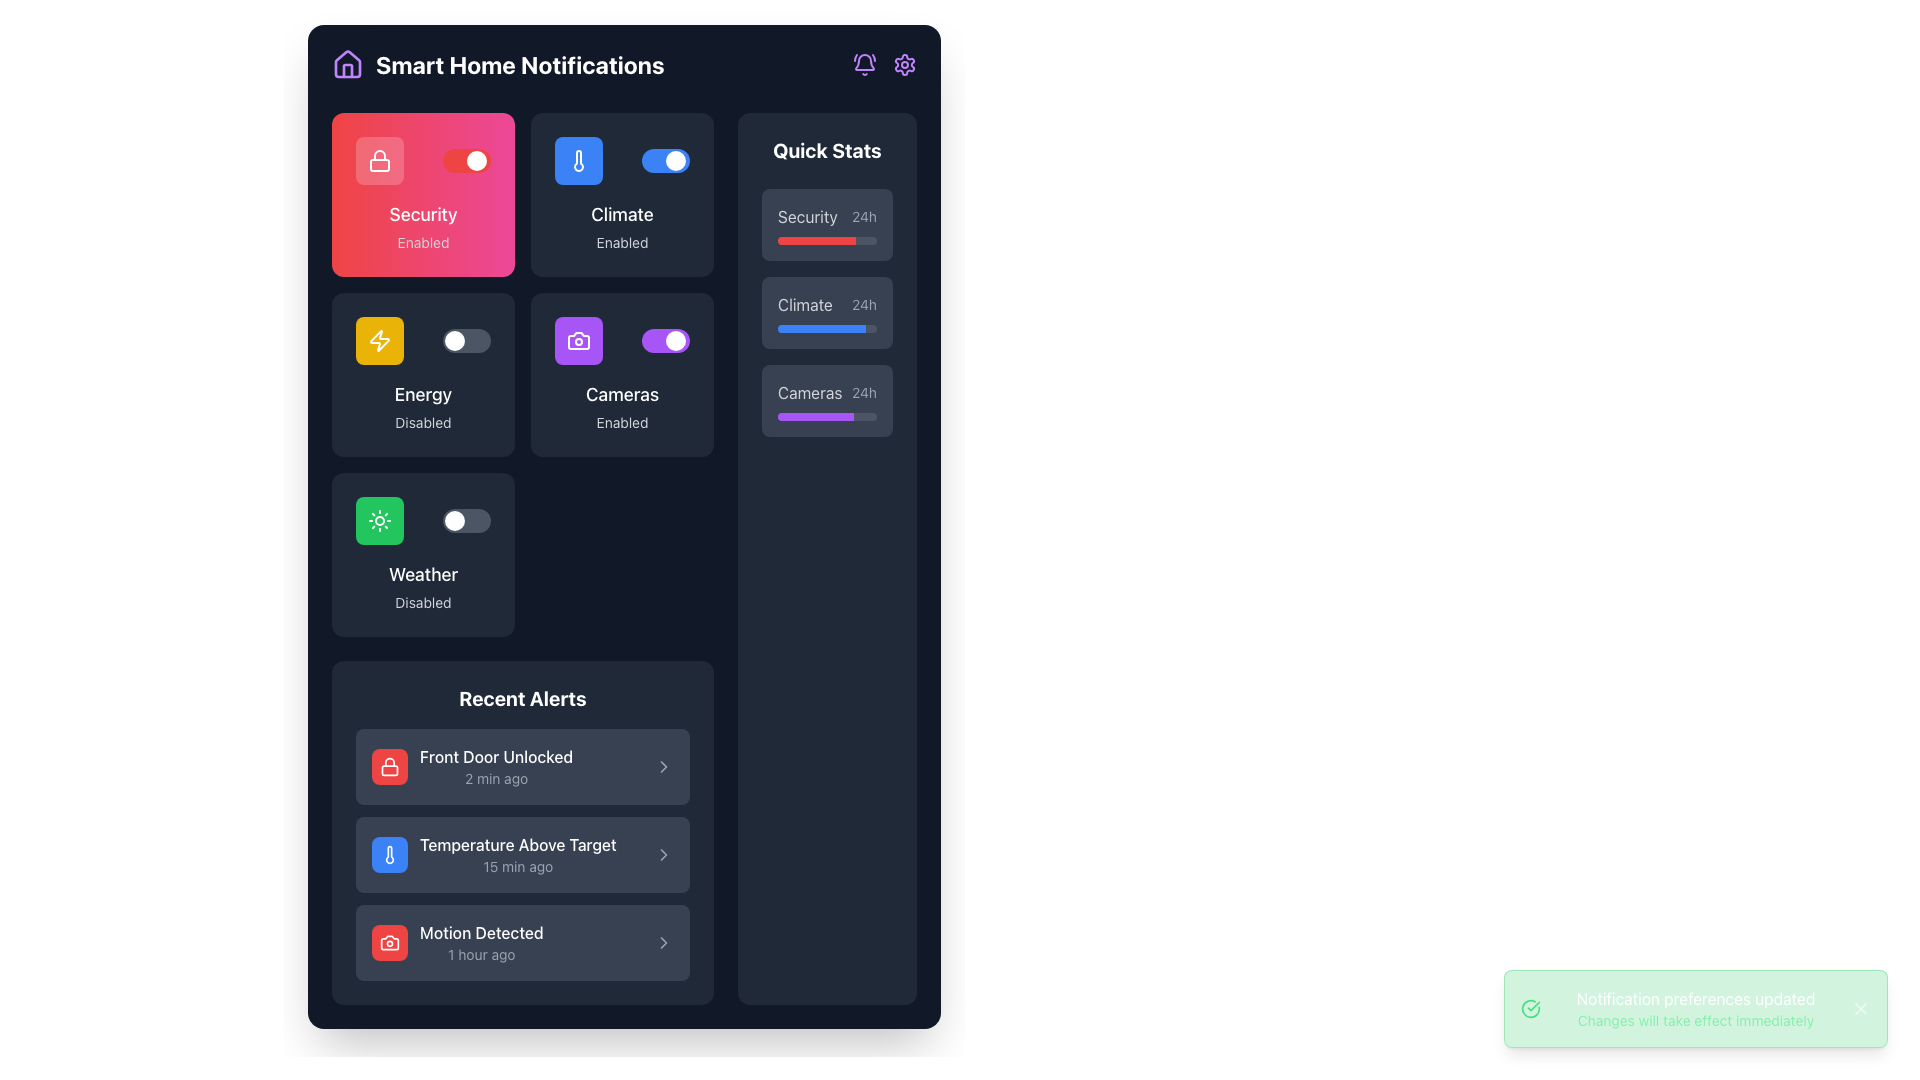  Describe the element at coordinates (621, 422) in the screenshot. I see `the text label indicating the status of the 'Cameras' functionality, located within the 'Smart Home Notifications' panel, below the larger 'Cameras' label` at that location.